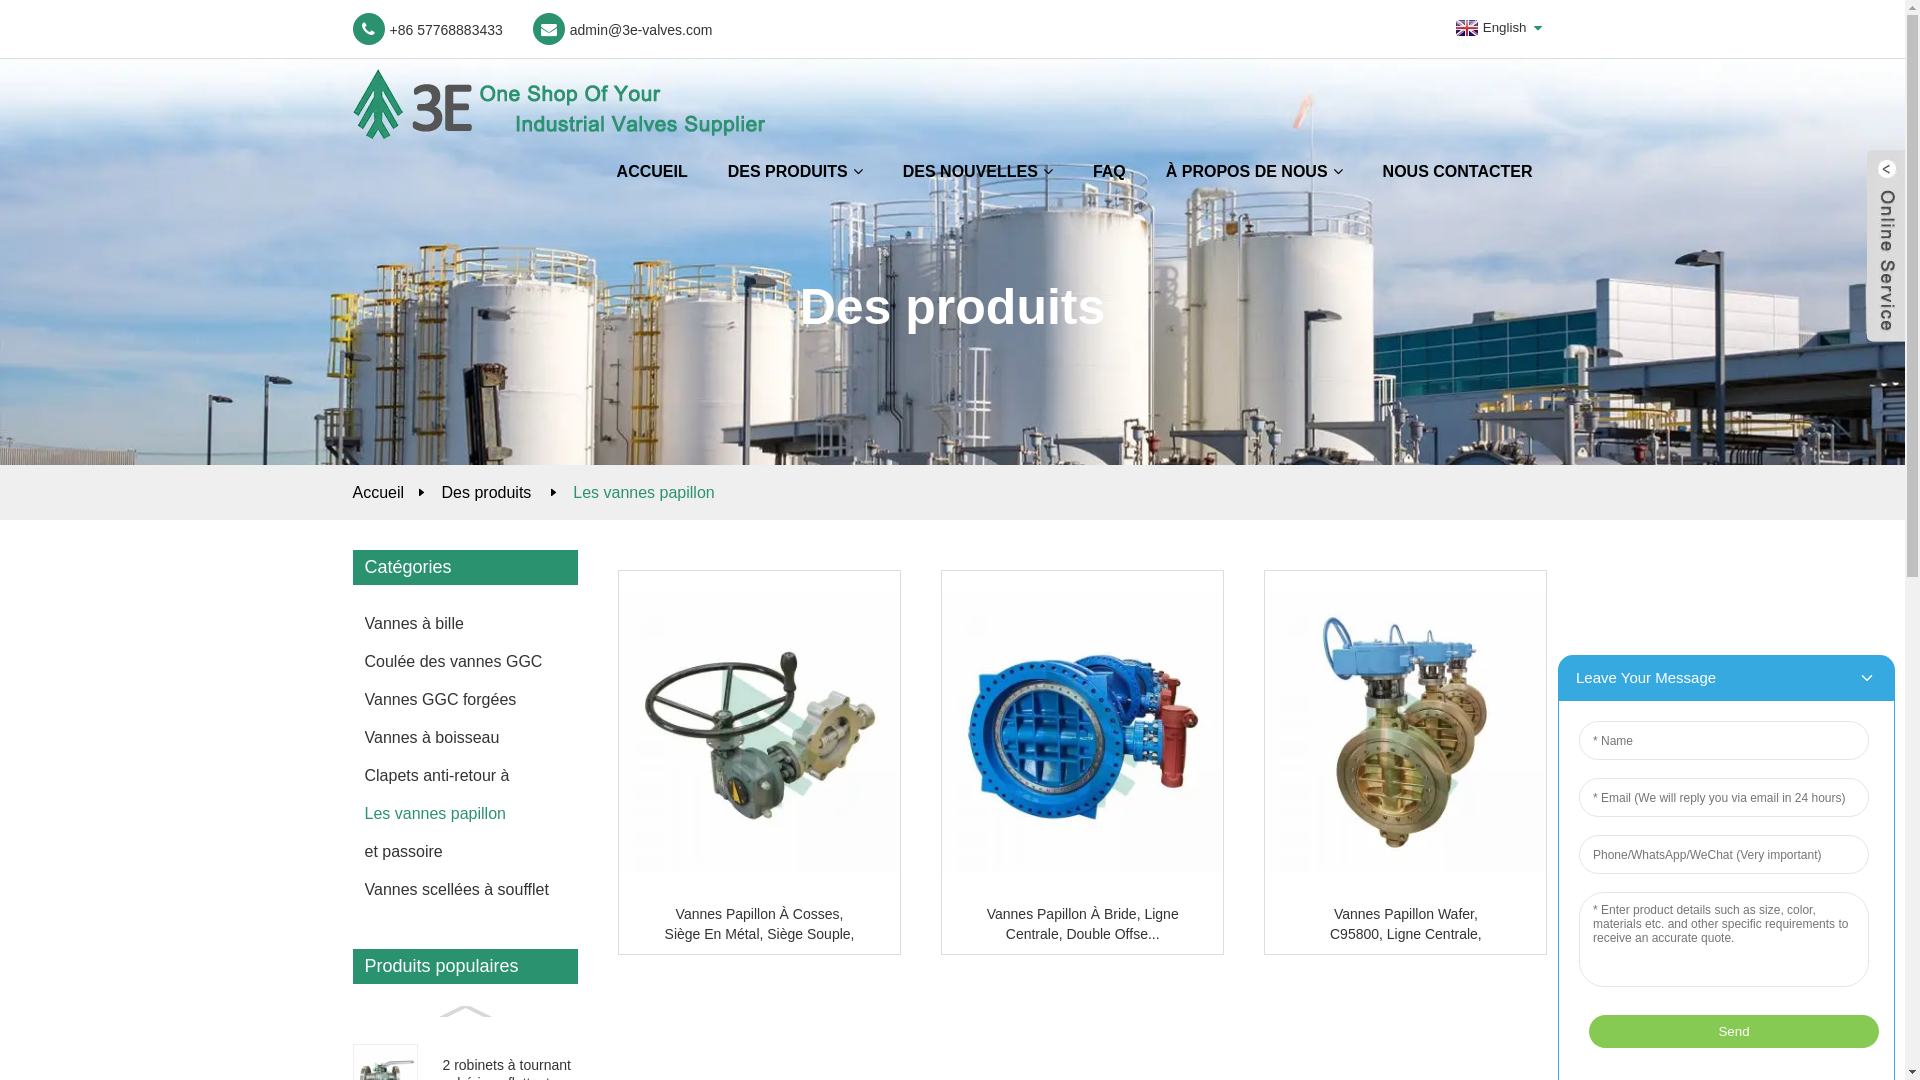 The height and width of the screenshot is (1080, 1920). I want to click on 'Les vannes papillon', so click(643, 492).